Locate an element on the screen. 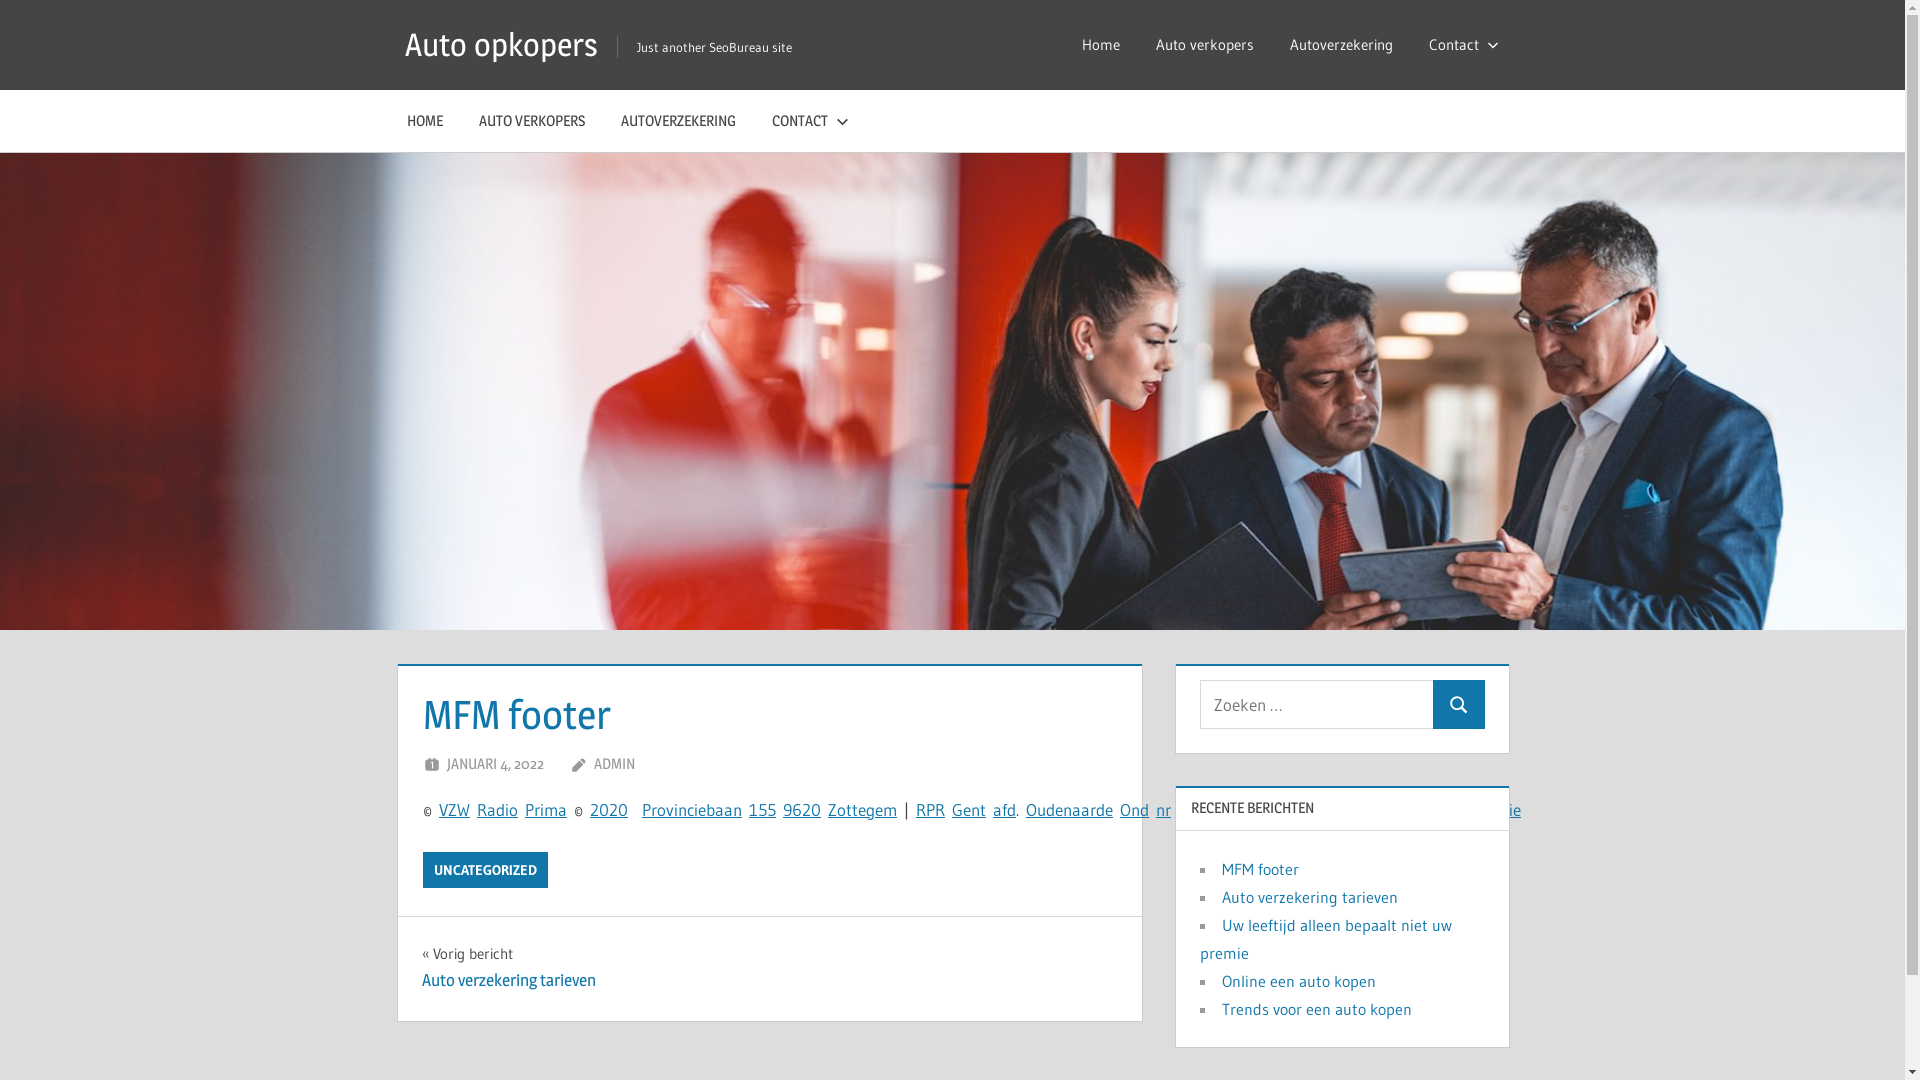 The image size is (1920, 1080). 'd' is located at coordinates (1099, 808).